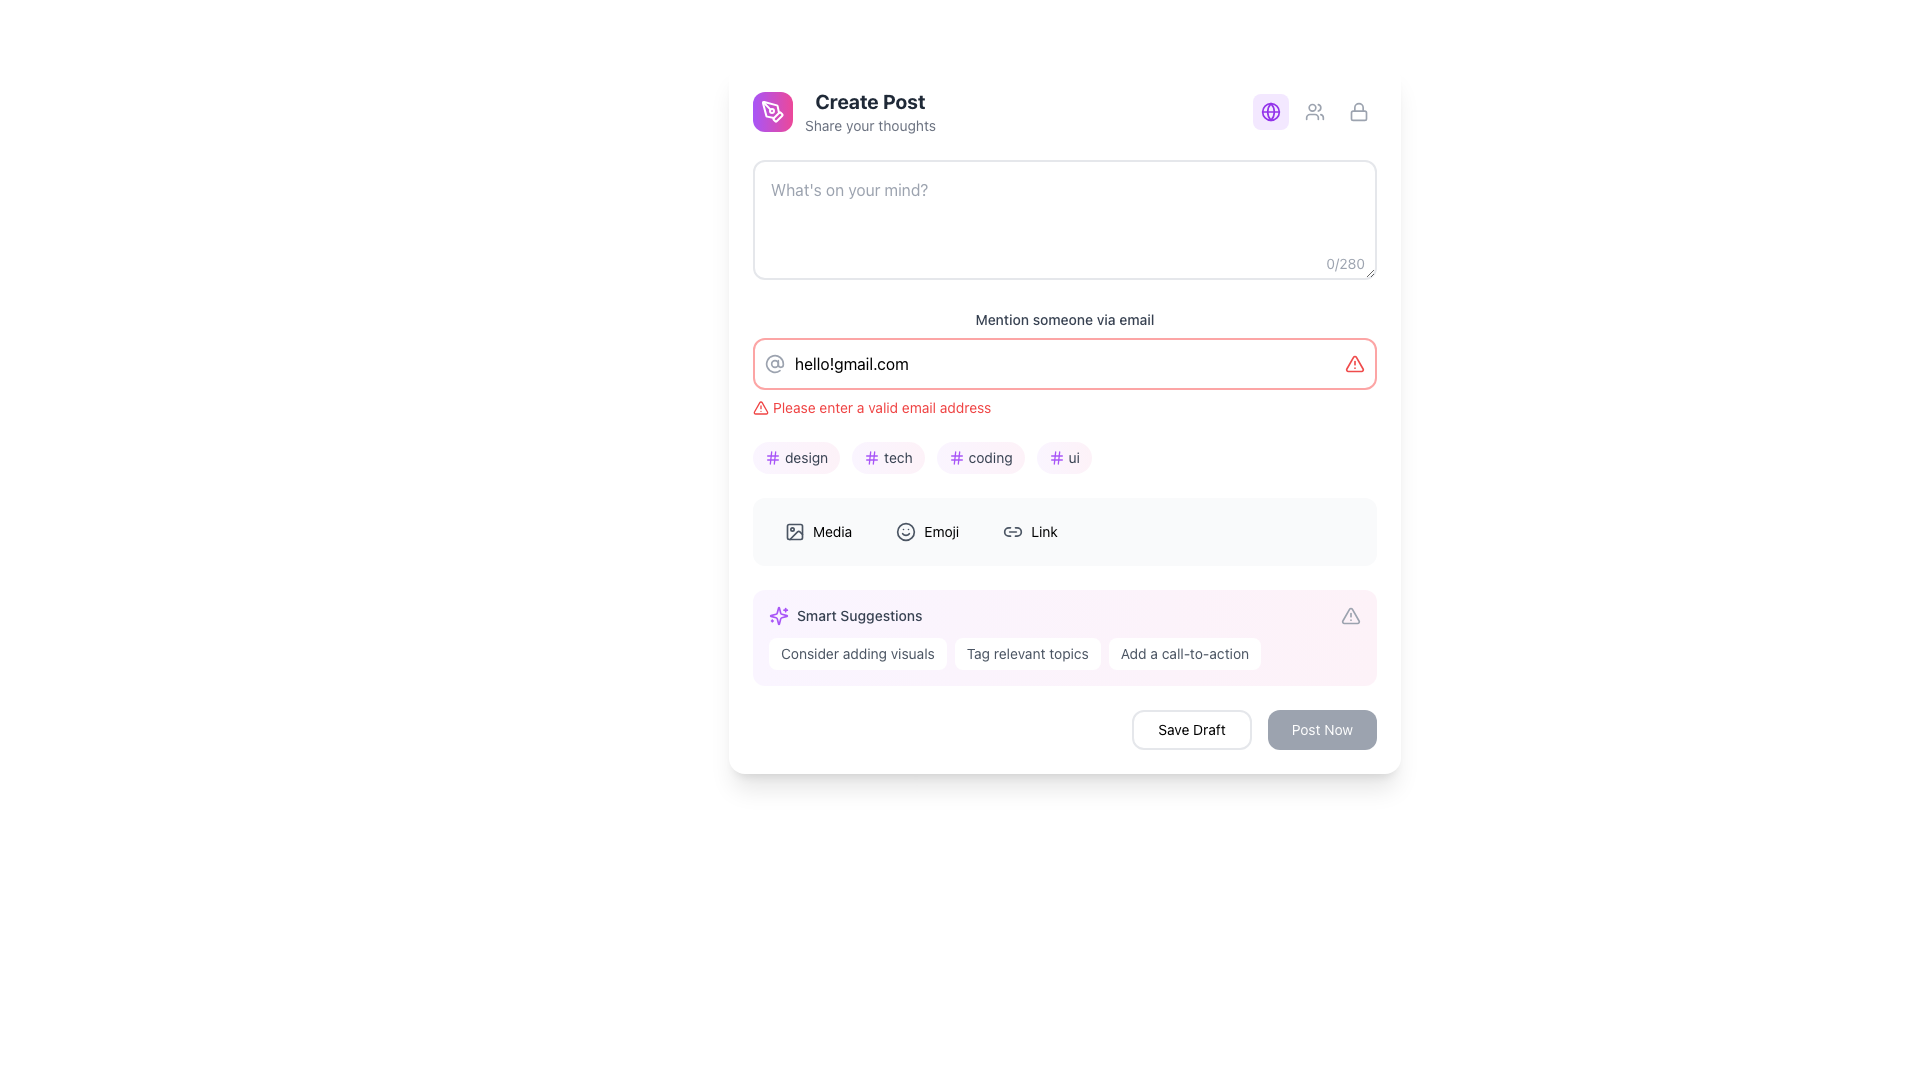  Describe the element at coordinates (1055, 458) in the screenshot. I see `the tagging icon located on the horizontal gradient button labeled 'ui', which is situated next to hashtag tags like 'design', 'tech', and 'coding', towards the bottom center of the interface` at that location.